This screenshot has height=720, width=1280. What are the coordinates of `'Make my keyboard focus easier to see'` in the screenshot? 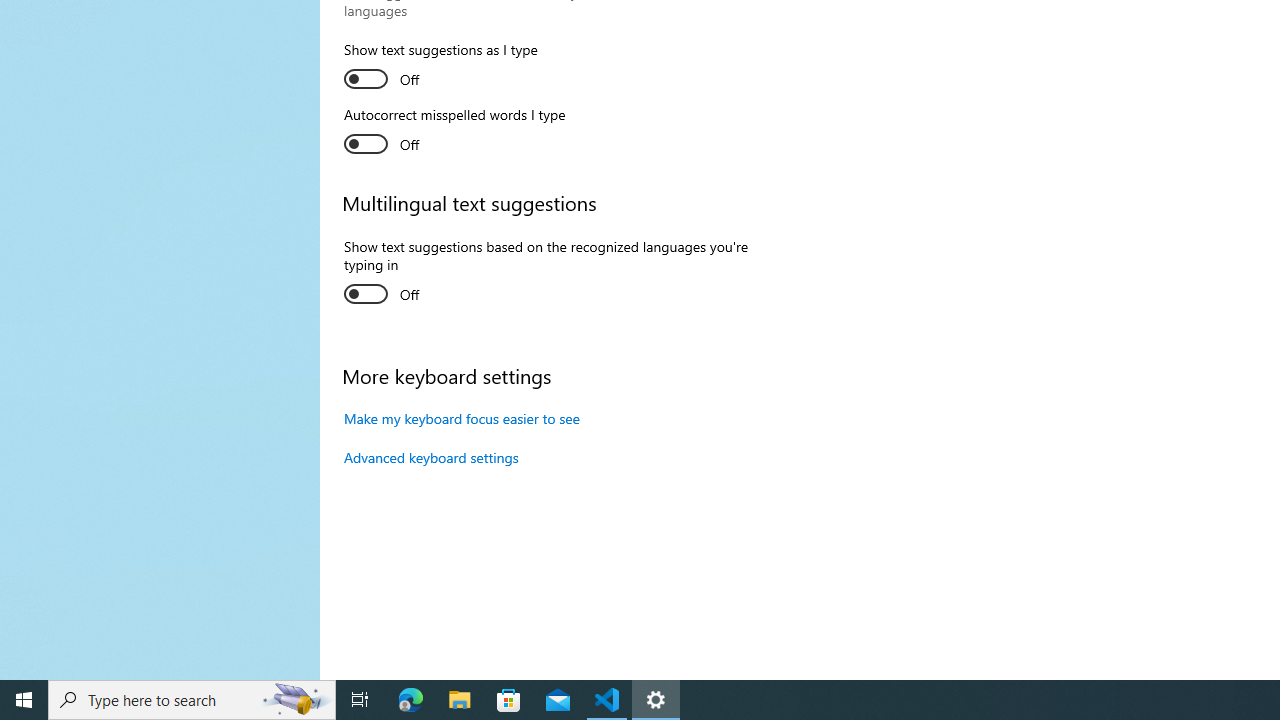 It's located at (461, 417).